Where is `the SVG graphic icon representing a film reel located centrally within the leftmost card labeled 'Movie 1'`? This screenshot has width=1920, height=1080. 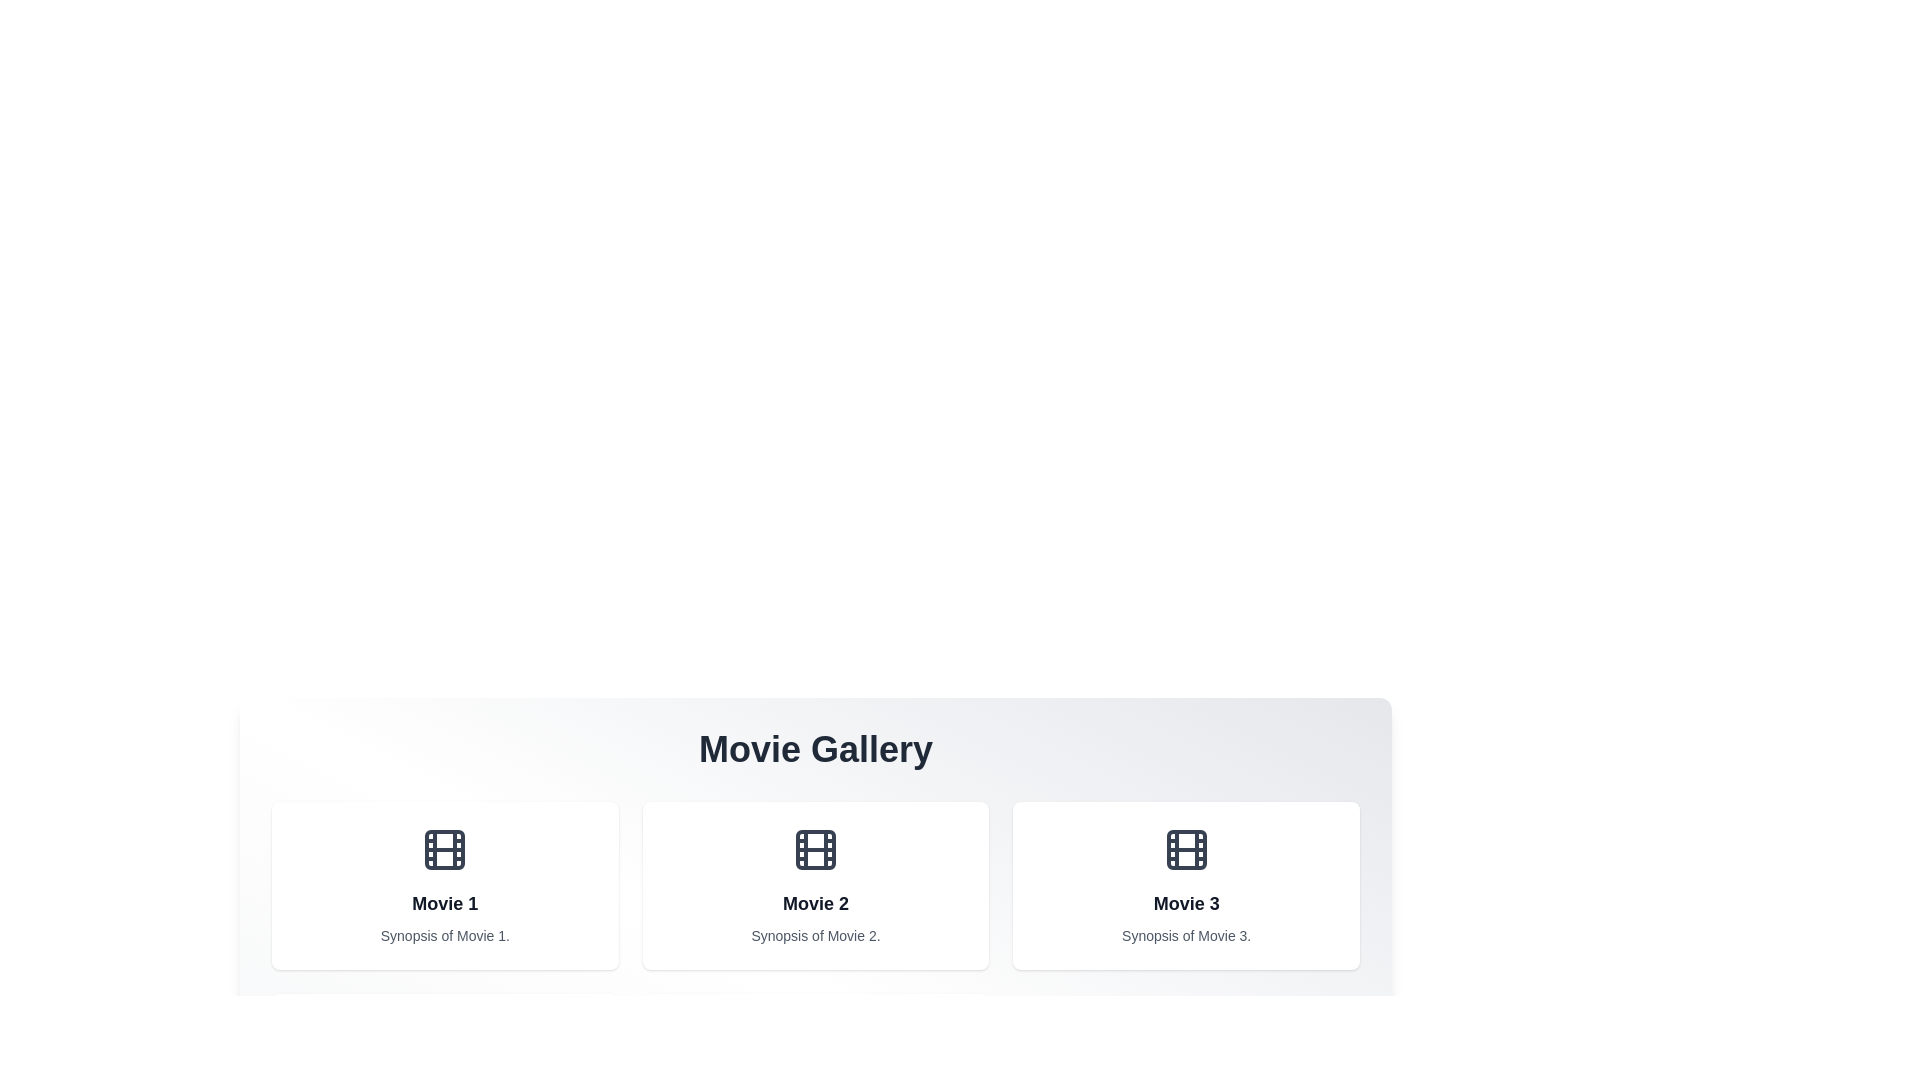
the SVG graphic icon representing a film reel located centrally within the leftmost card labeled 'Movie 1' is located at coordinates (444, 849).